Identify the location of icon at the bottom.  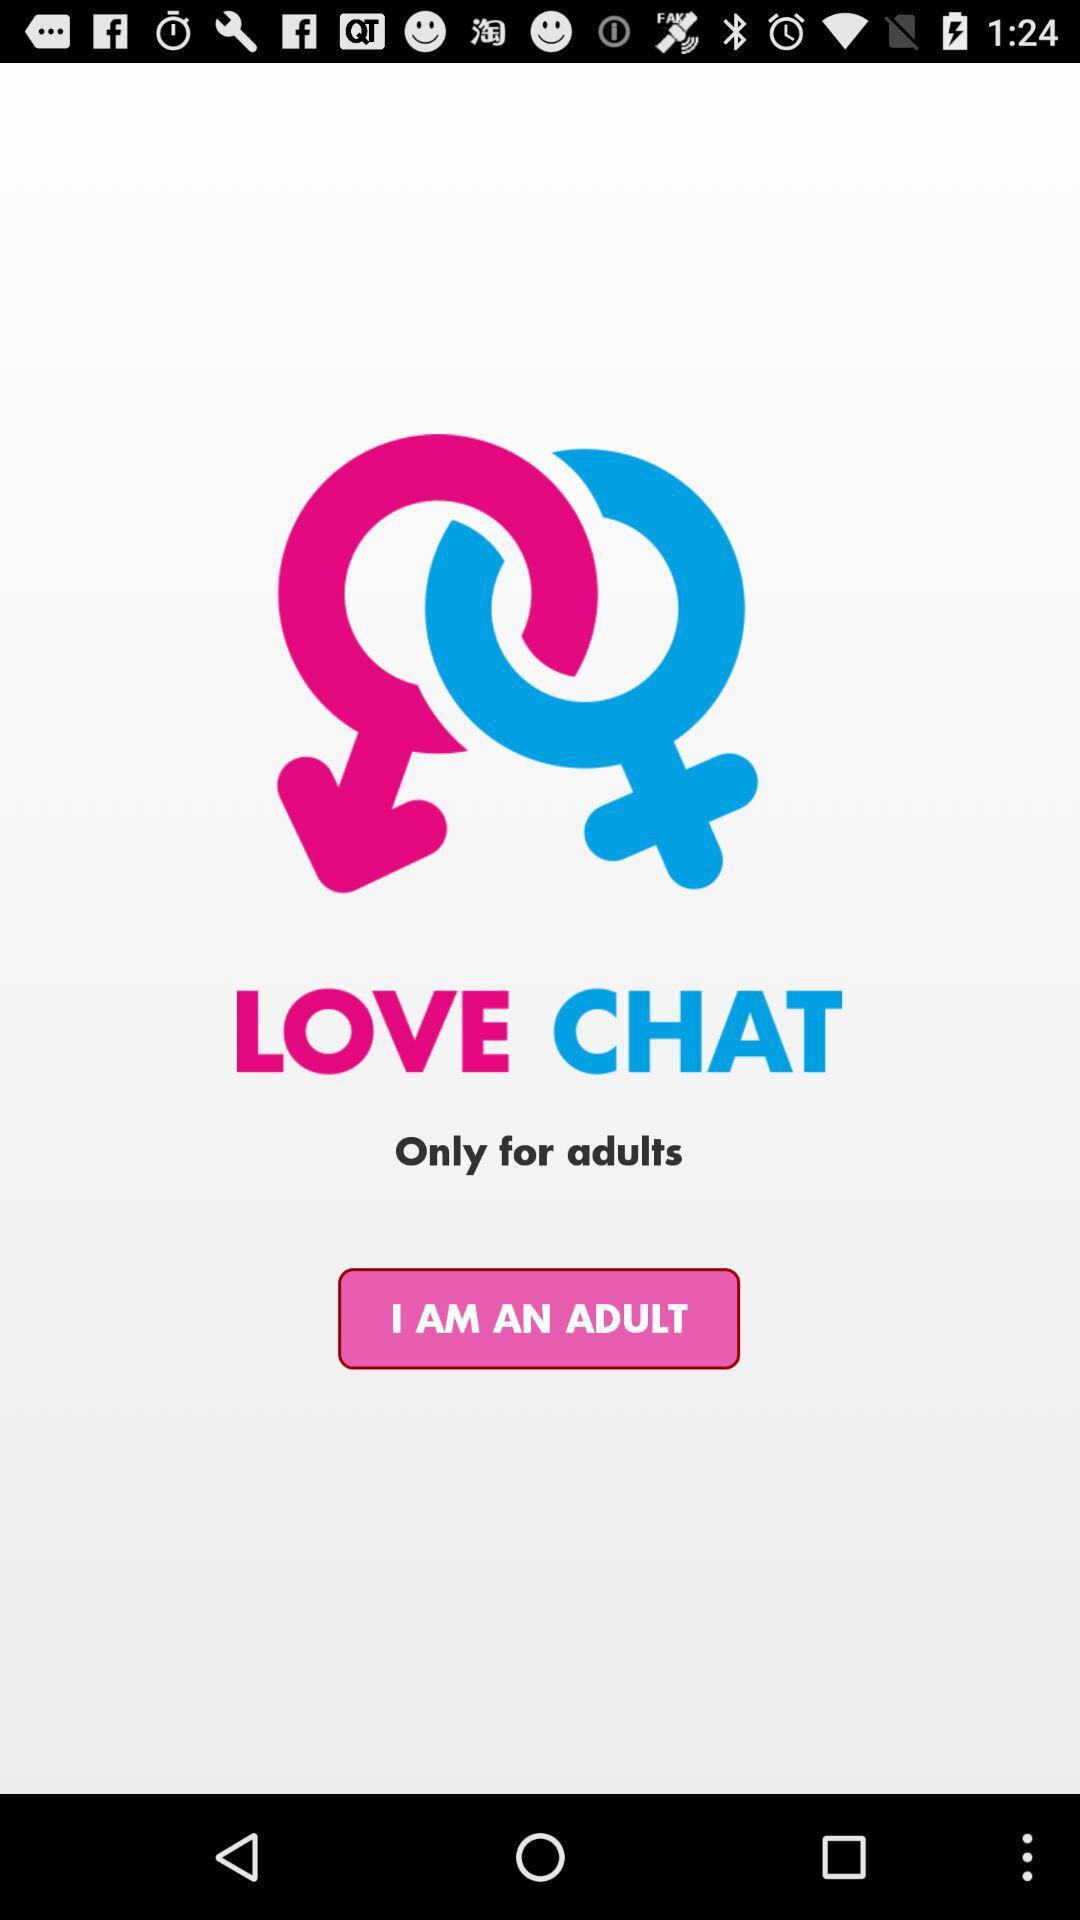
(538, 1318).